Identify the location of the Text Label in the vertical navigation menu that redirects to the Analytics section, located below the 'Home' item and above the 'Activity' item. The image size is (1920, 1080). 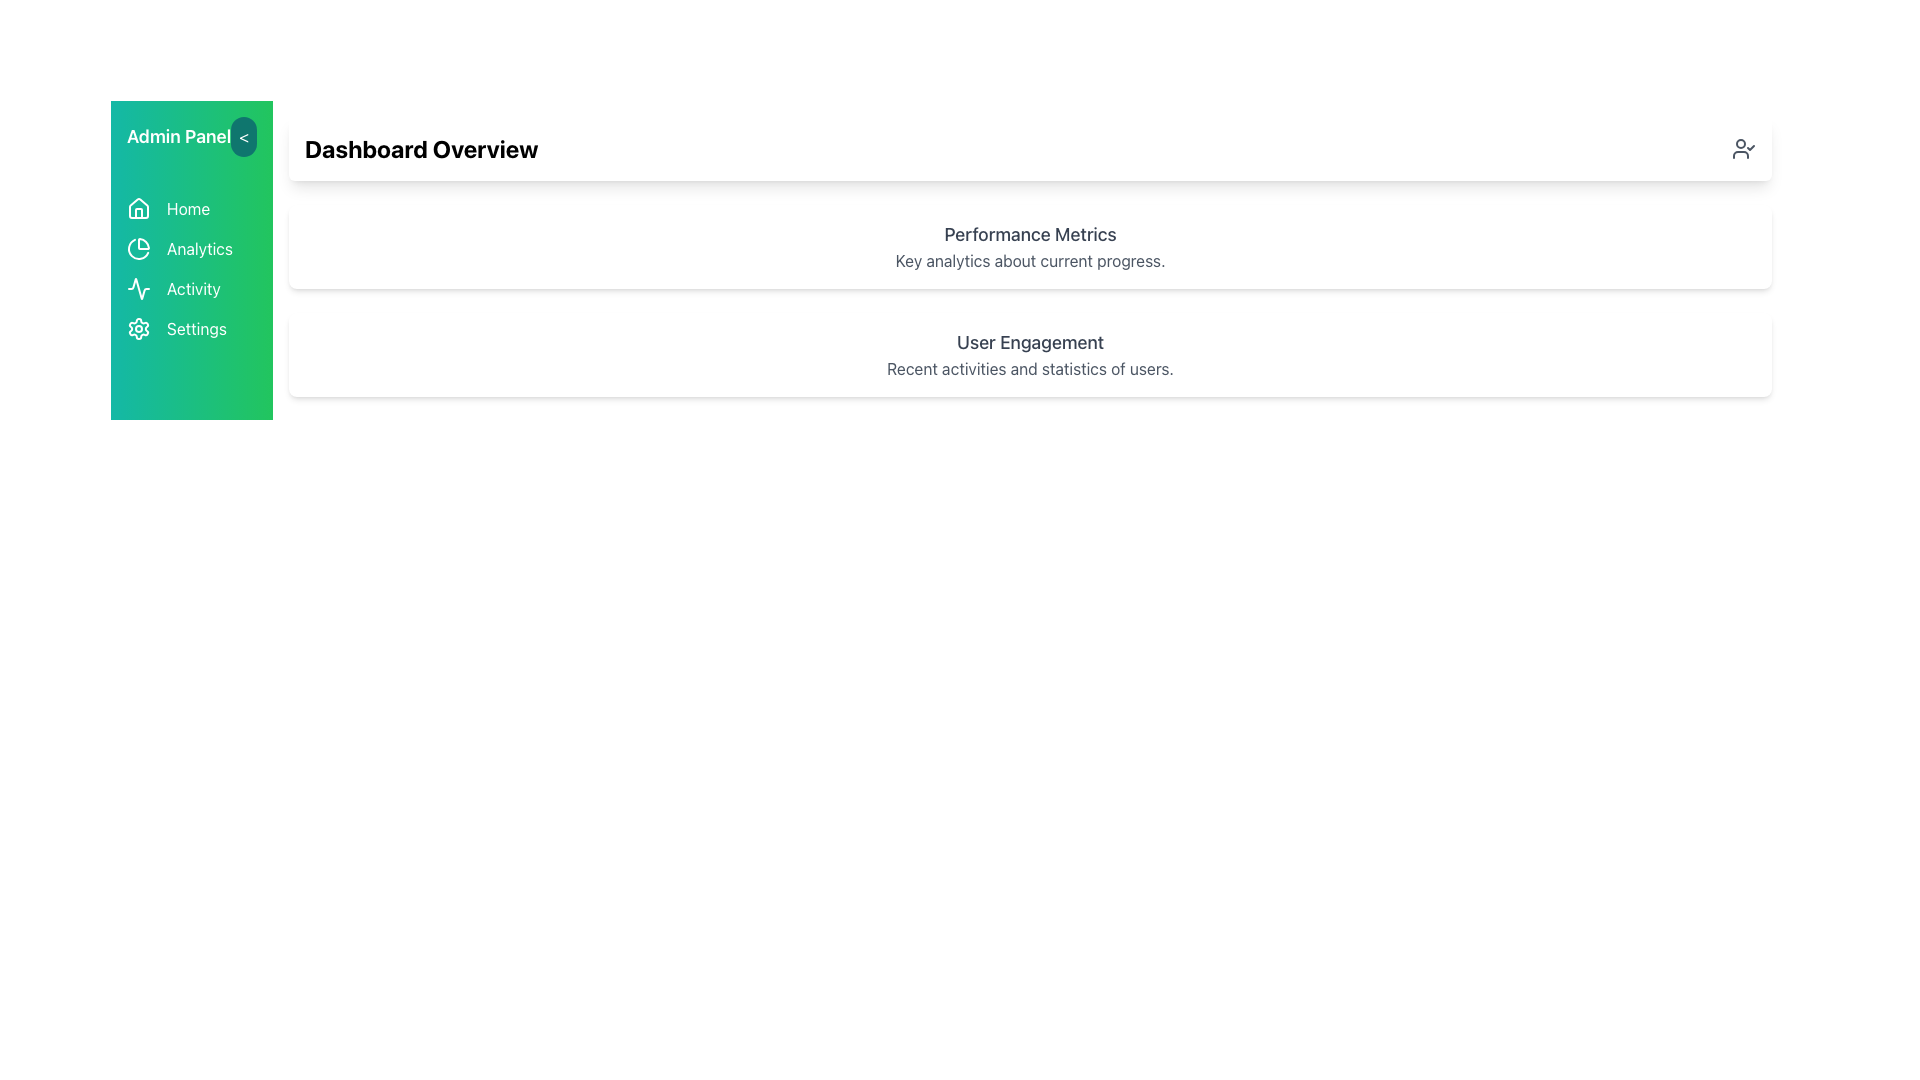
(200, 248).